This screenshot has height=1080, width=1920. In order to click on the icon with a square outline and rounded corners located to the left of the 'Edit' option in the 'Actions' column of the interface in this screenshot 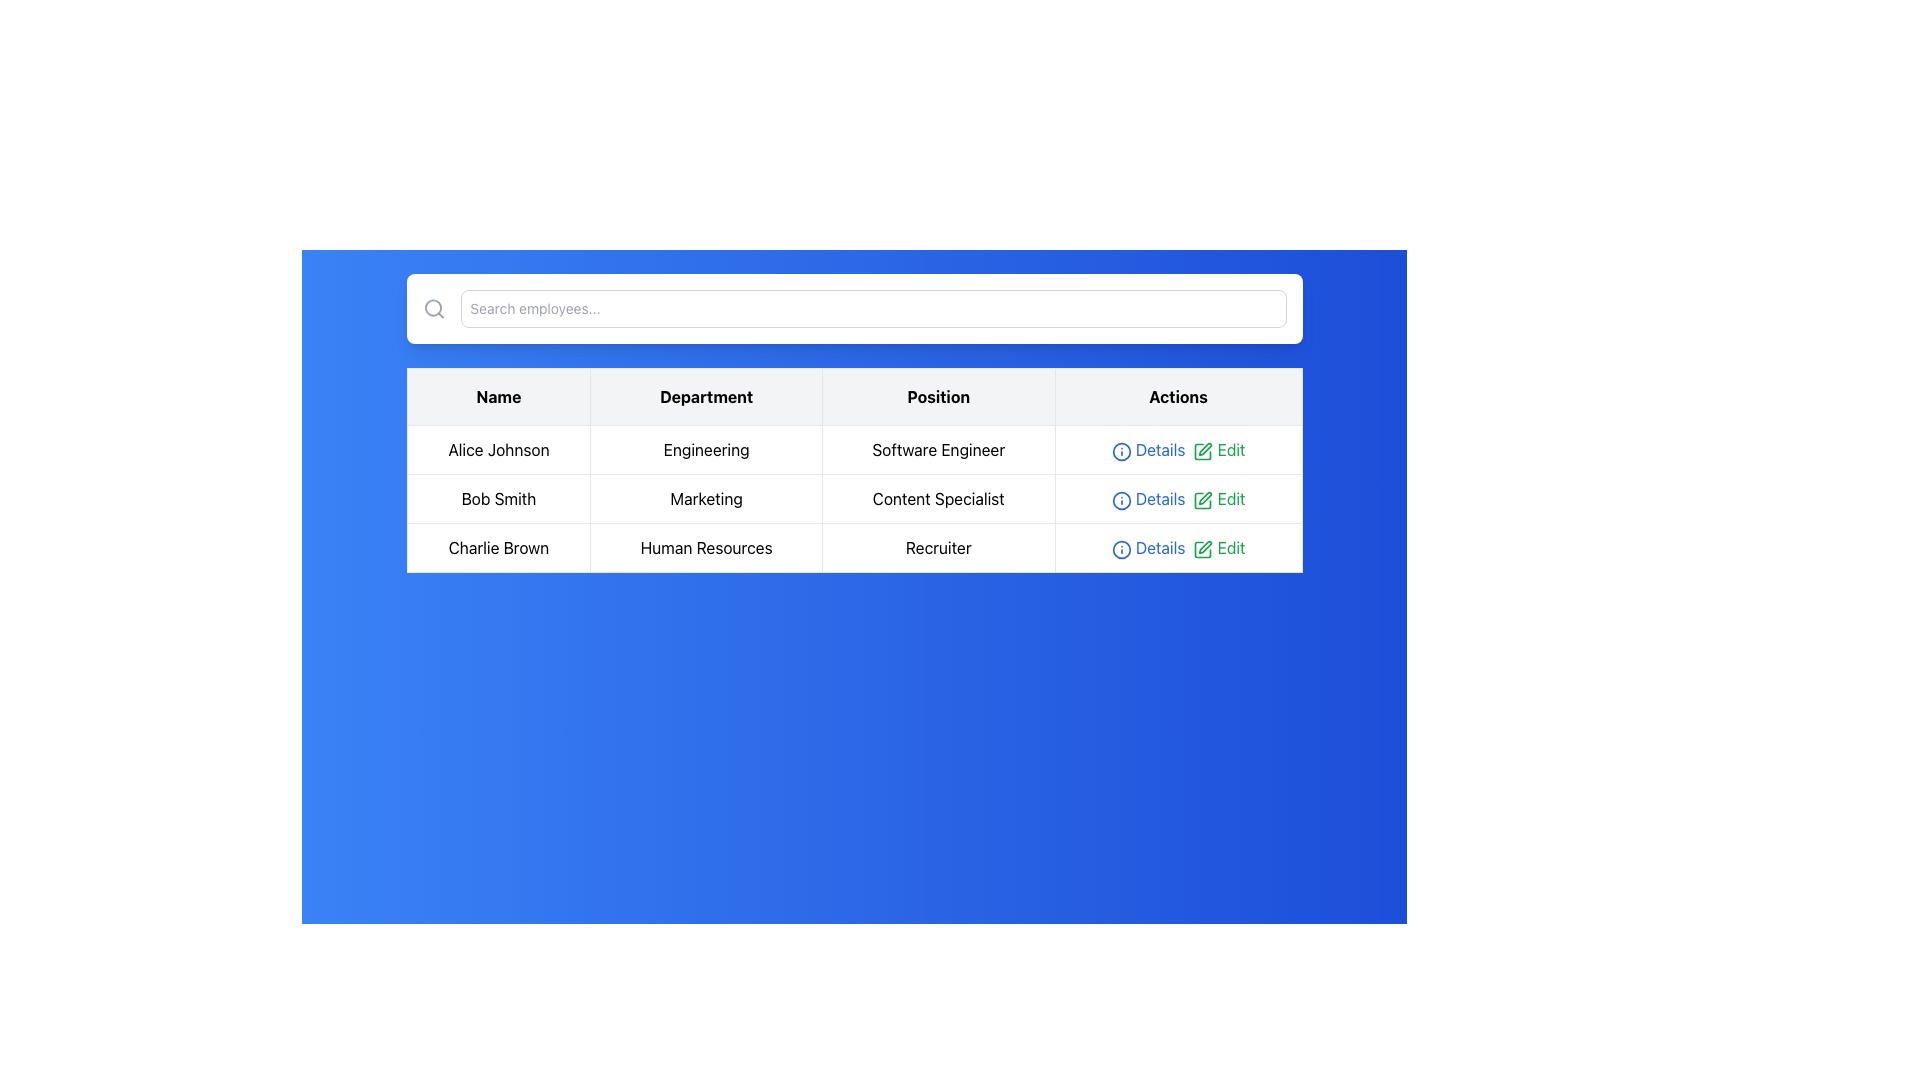, I will do `click(1202, 451)`.